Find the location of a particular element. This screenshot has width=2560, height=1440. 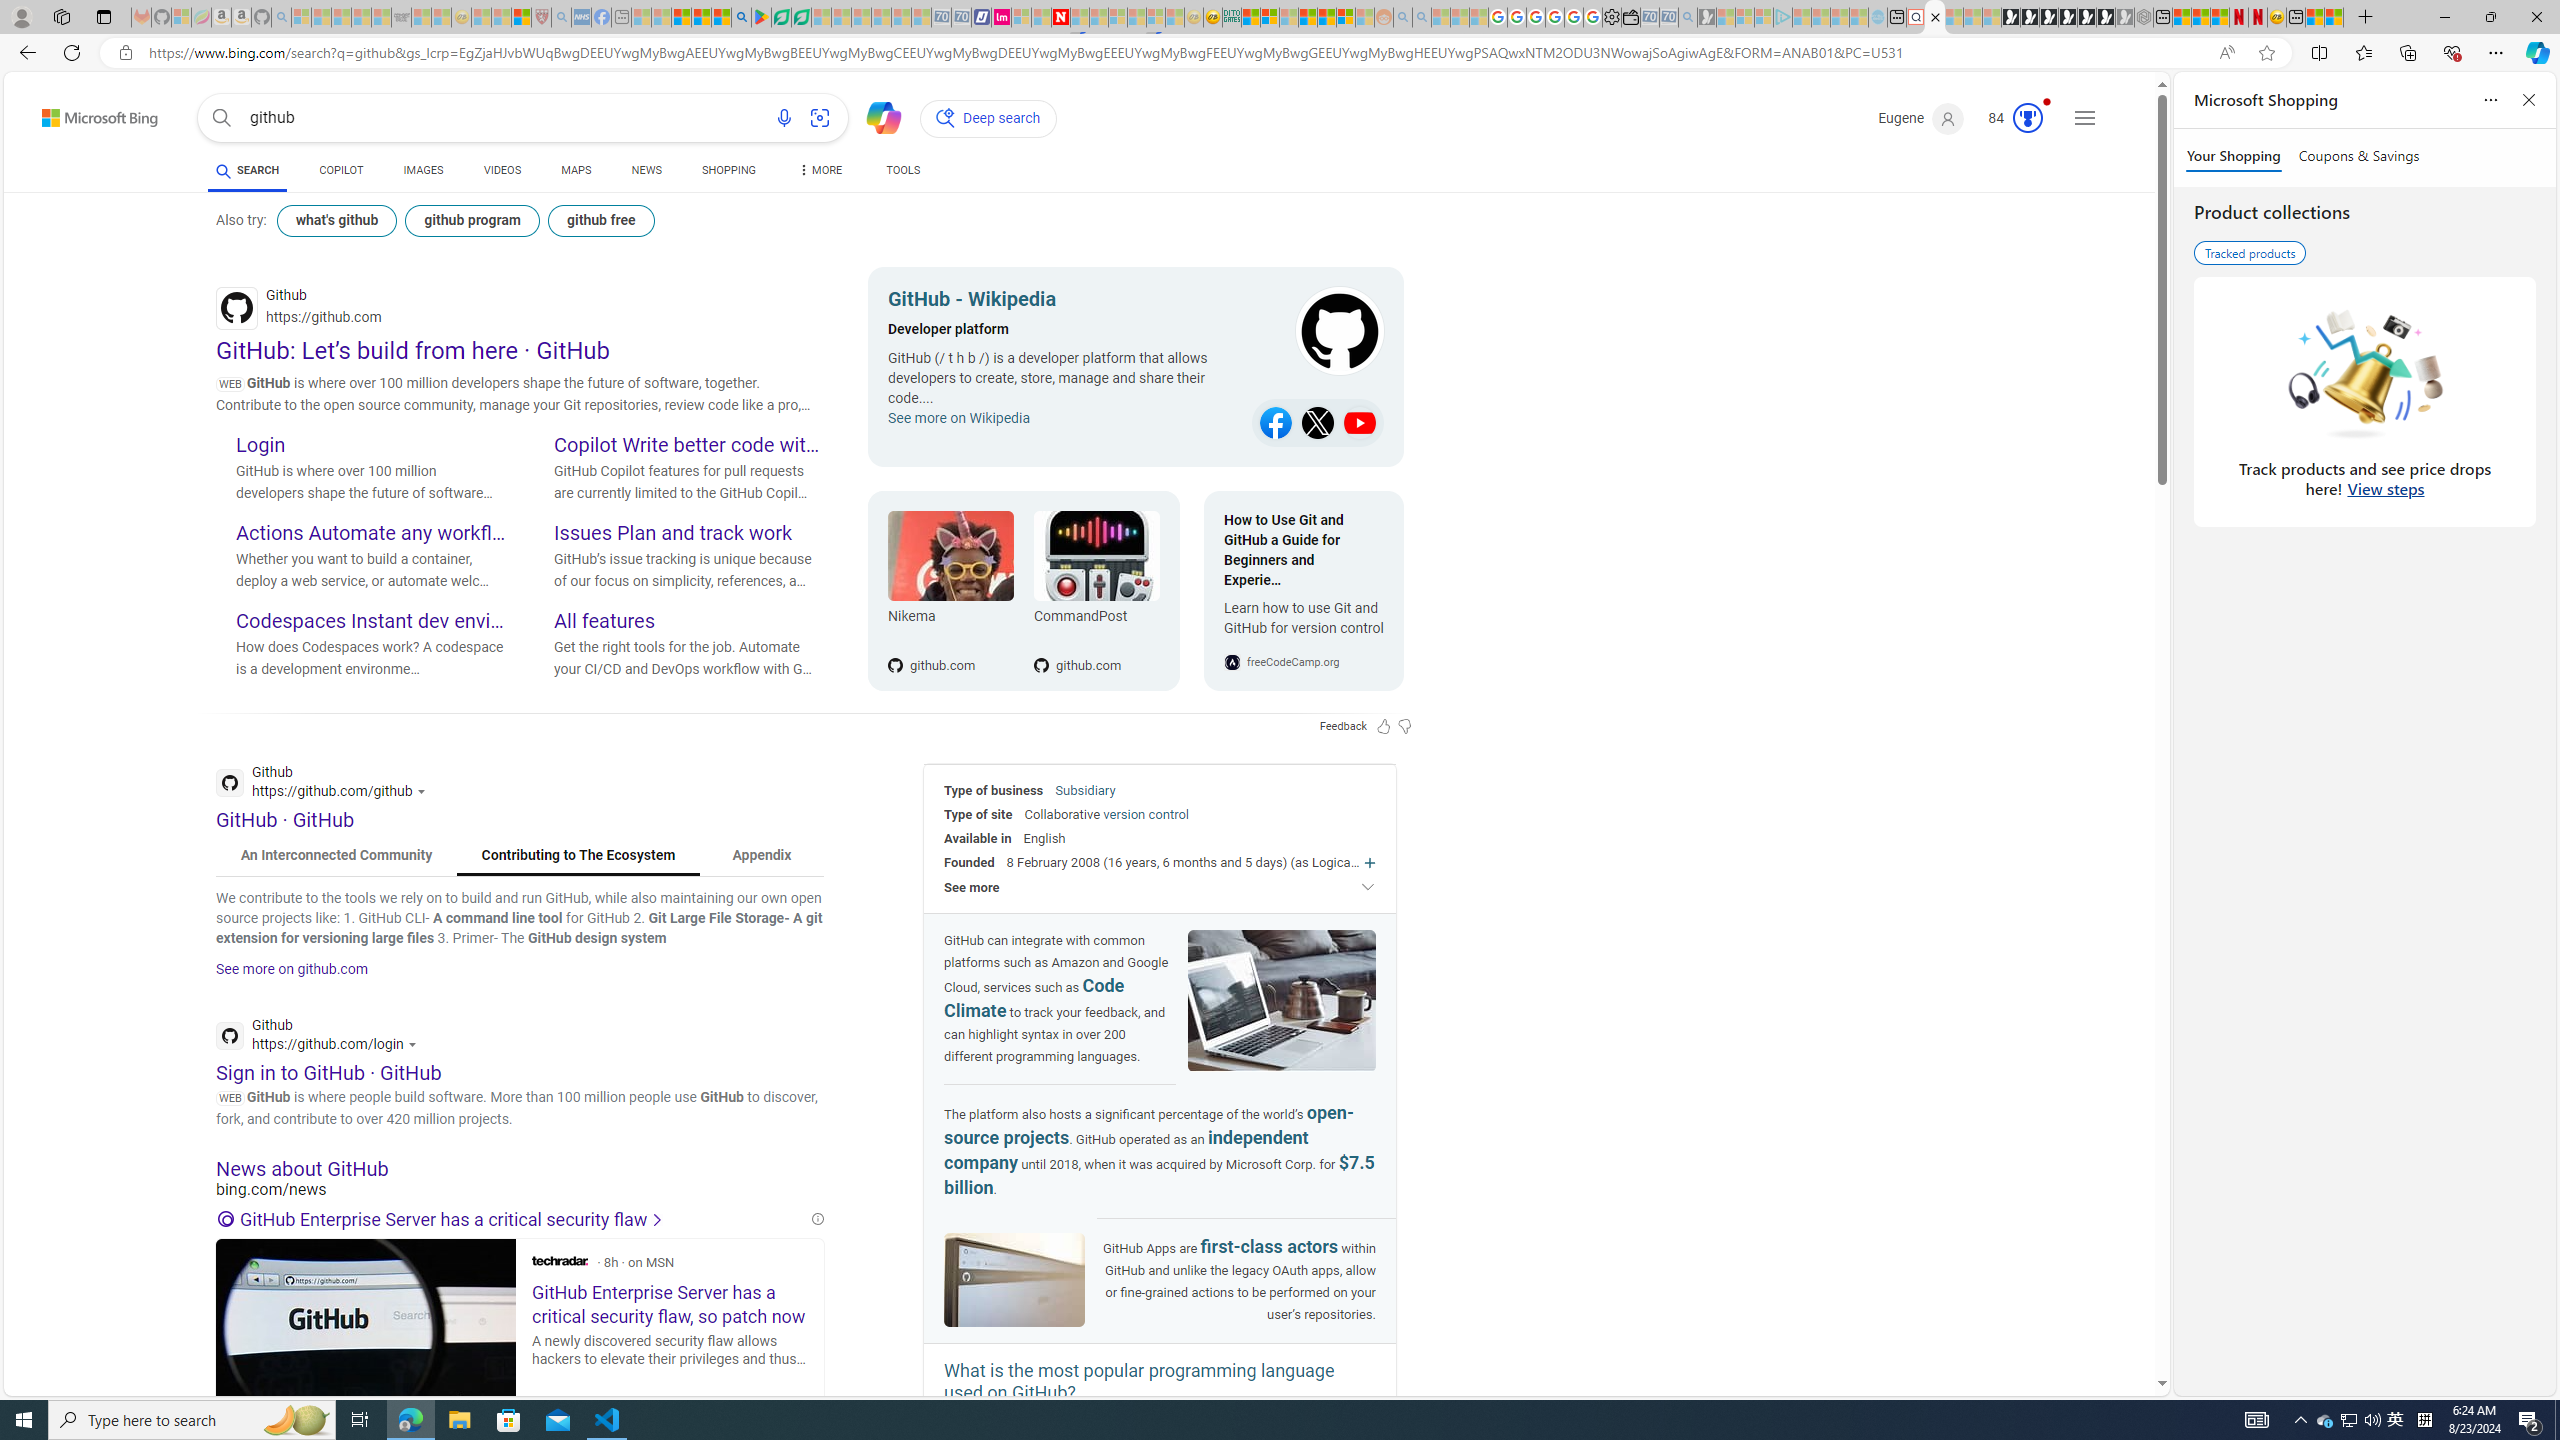

'SEARCH' is located at coordinates (246, 169).